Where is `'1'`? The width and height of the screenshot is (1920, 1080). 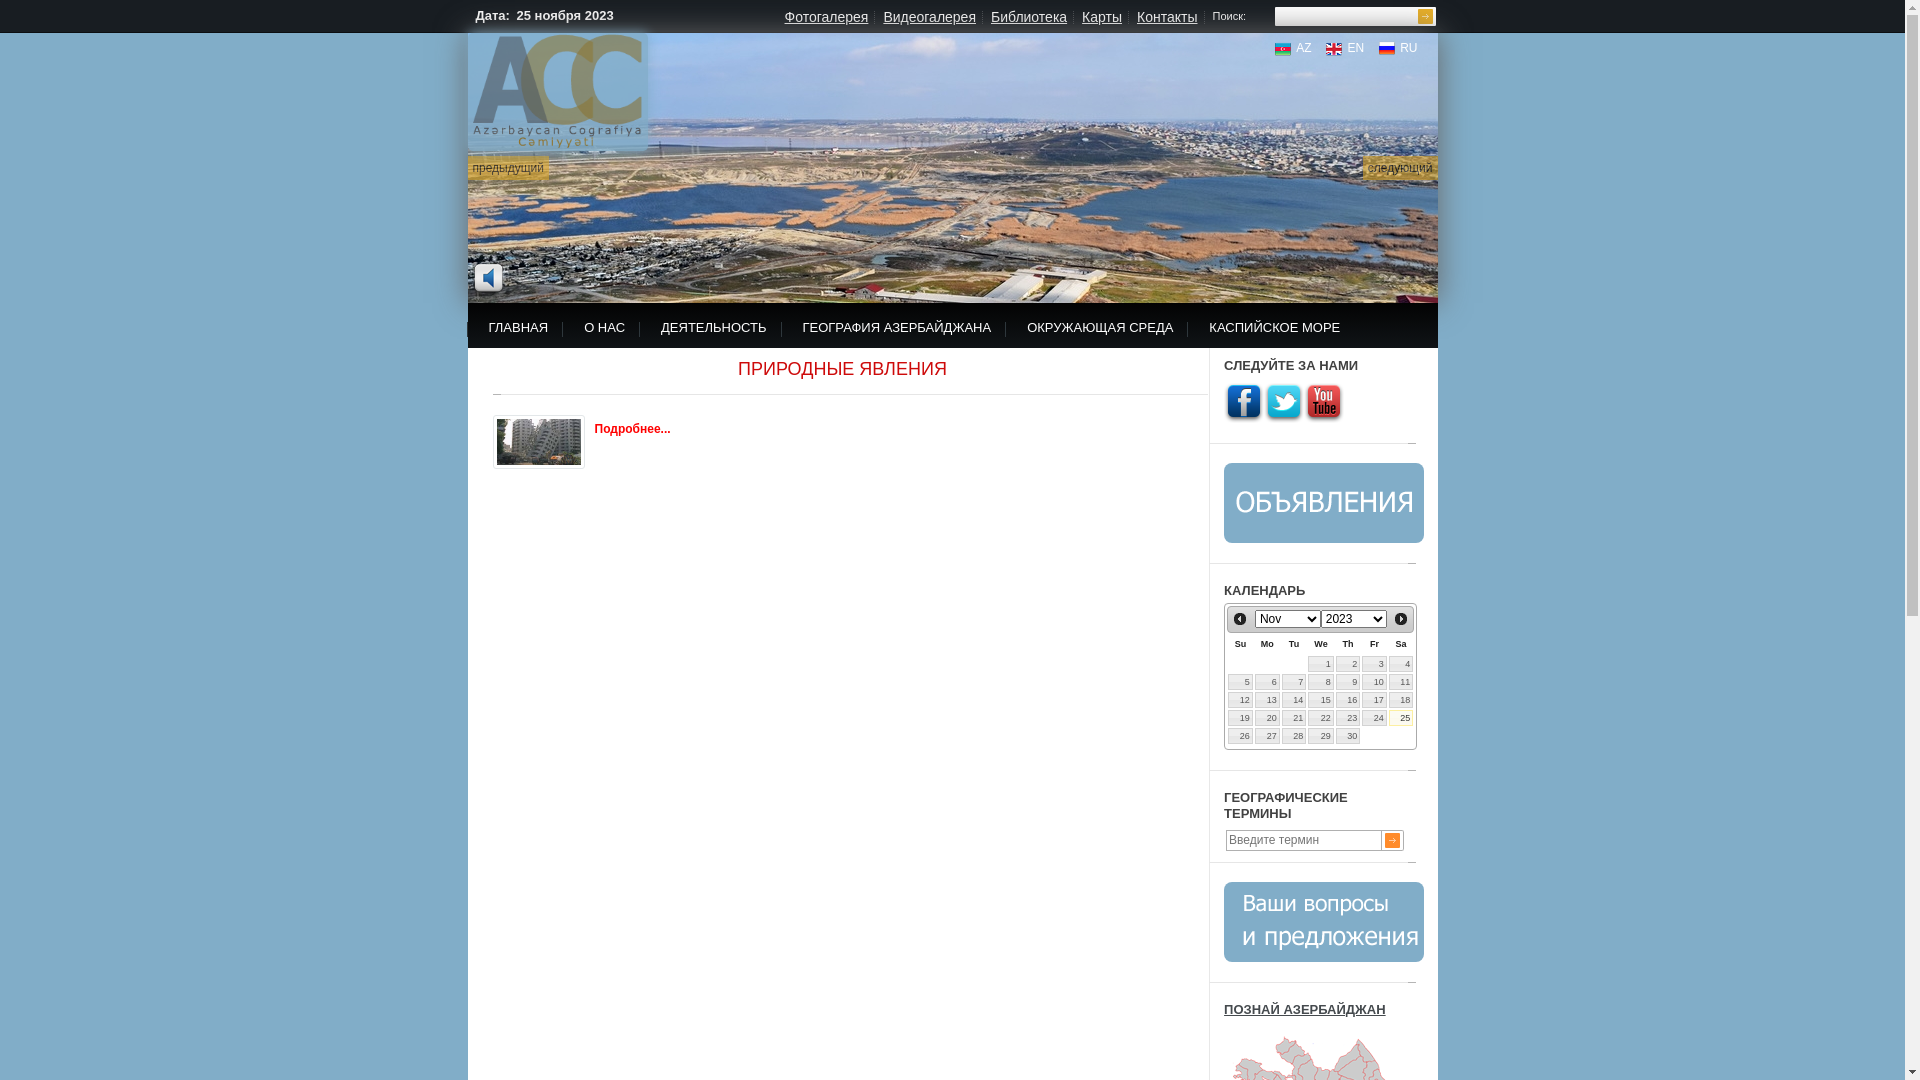 '1' is located at coordinates (1320, 663).